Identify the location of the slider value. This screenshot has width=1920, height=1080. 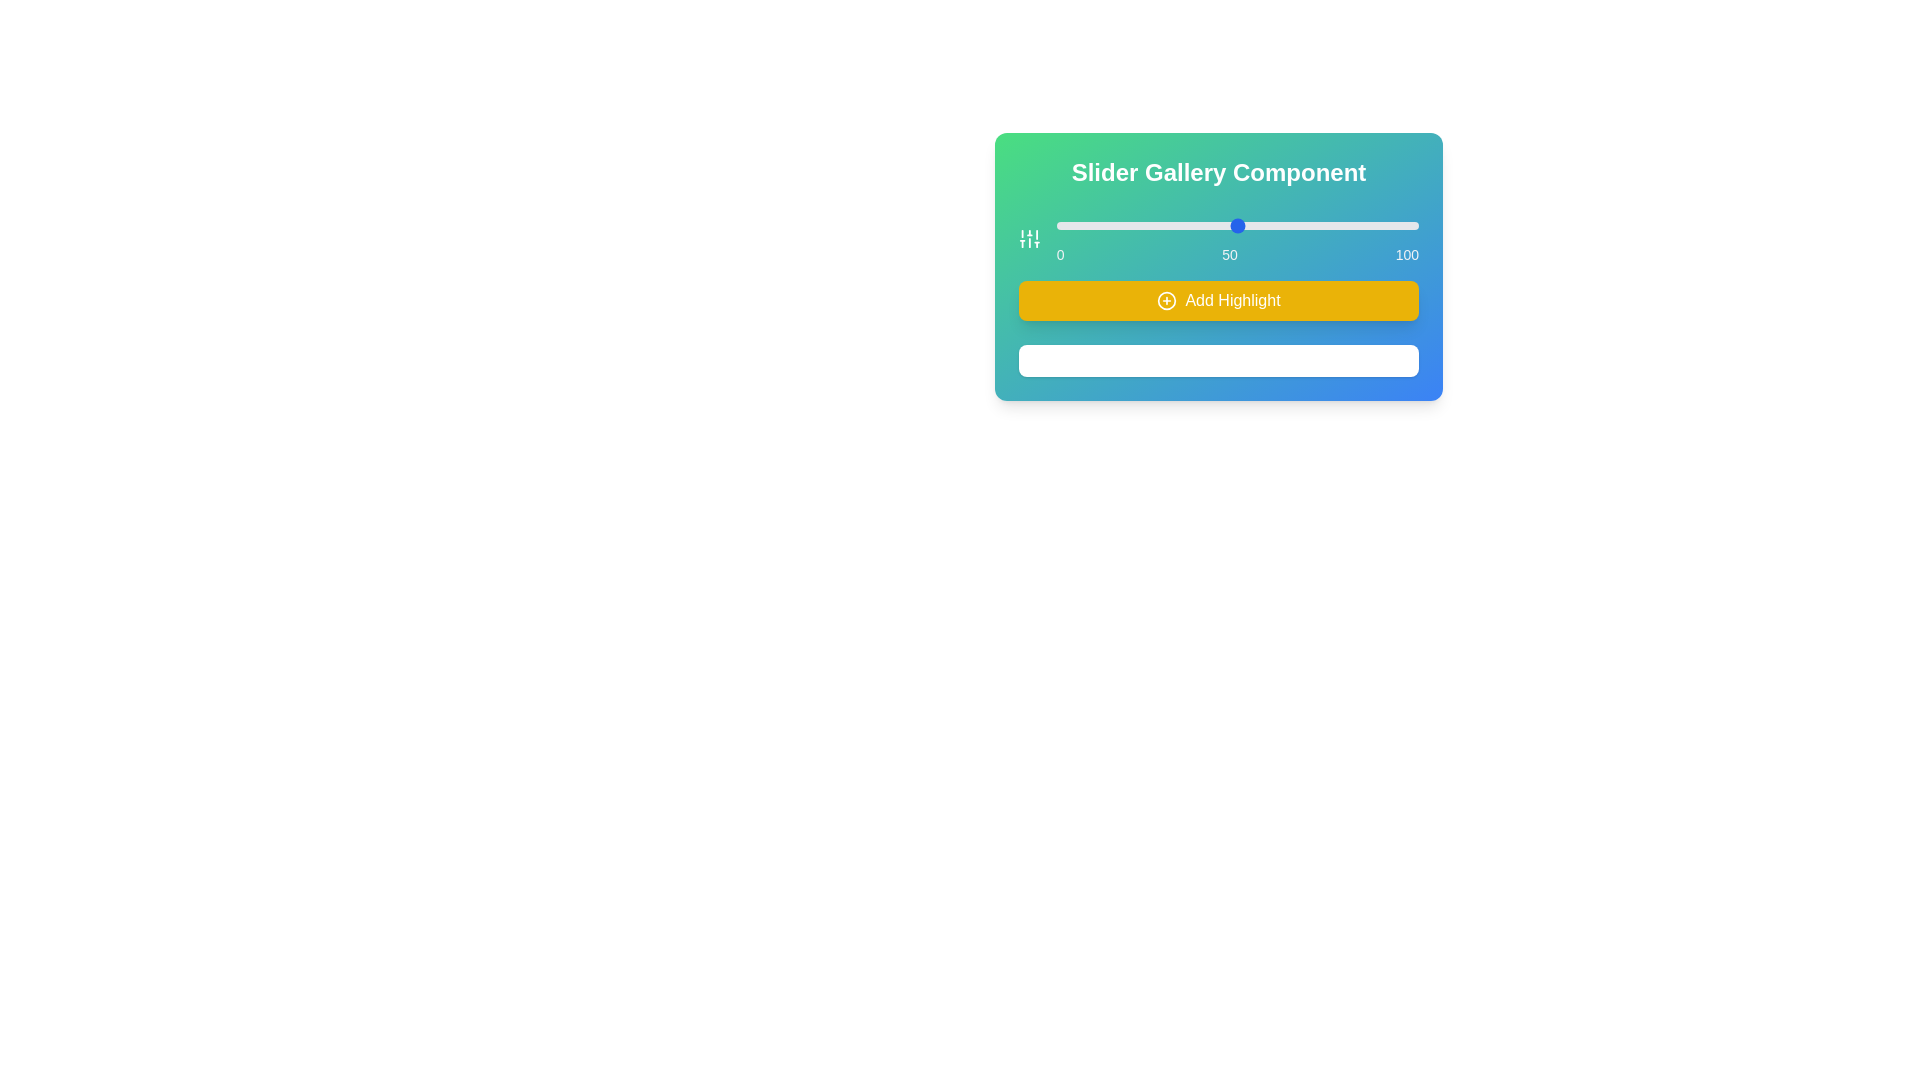
(1385, 225).